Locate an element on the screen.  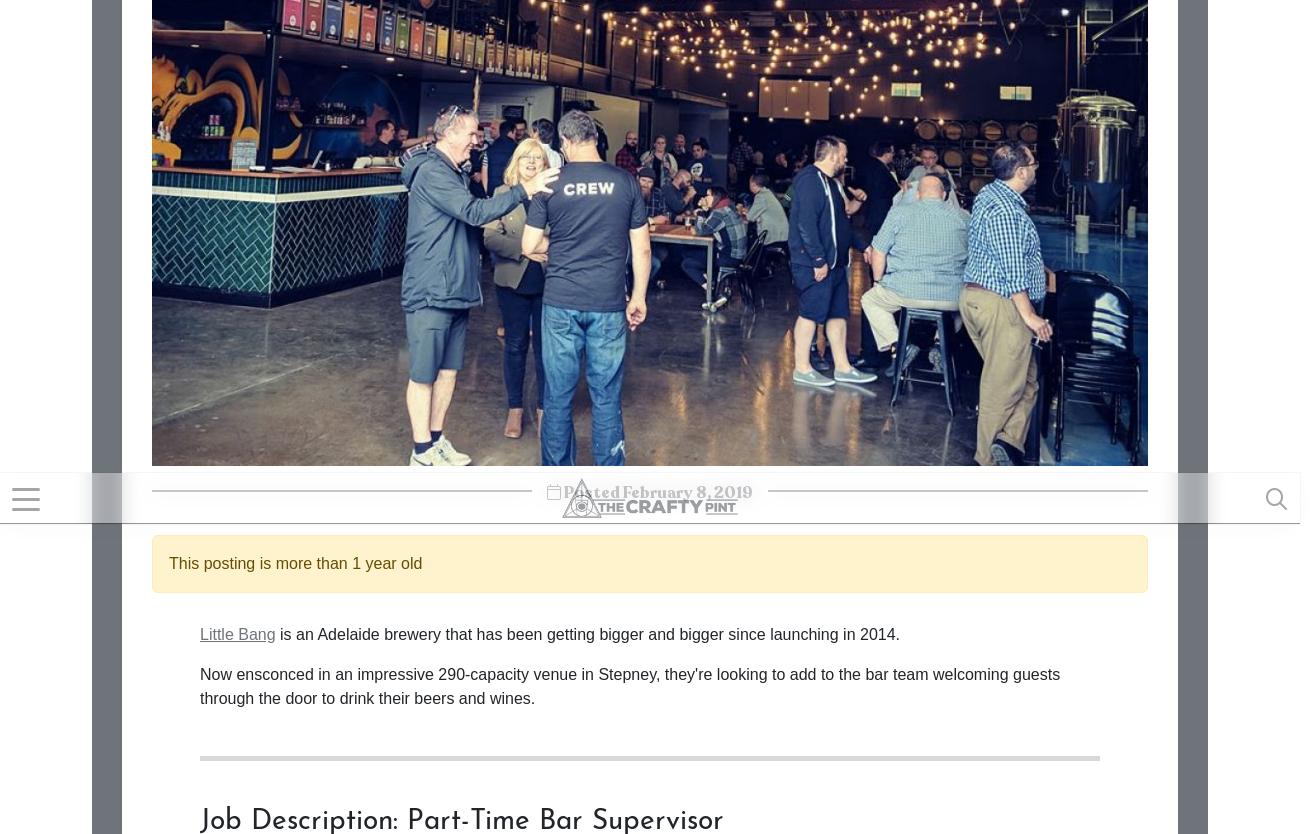
'Experience in function coordination' is located at coordinates (356, 63).